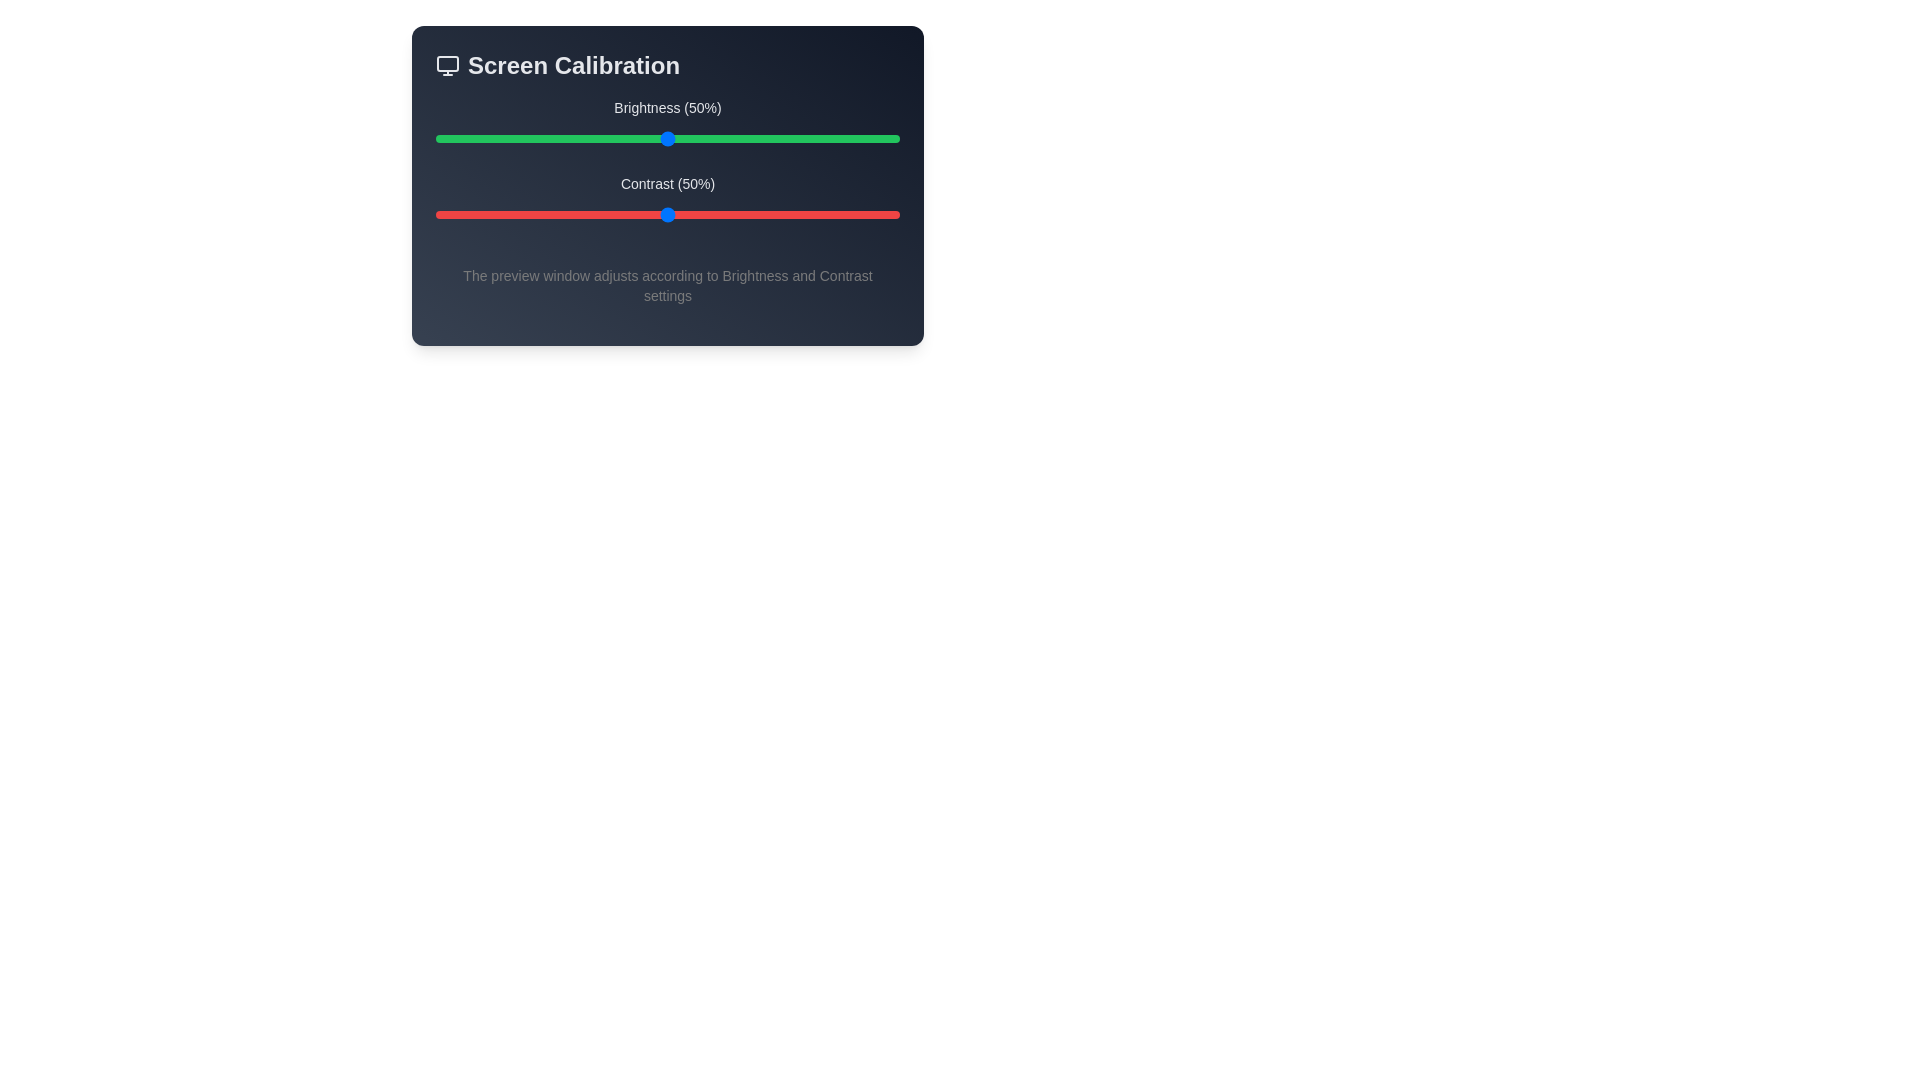  What do you see at coordinates (505, 137) in the screenshot?
I see `the brightness slider to set the brightness level to 15%` at bounding box center [505, 137].